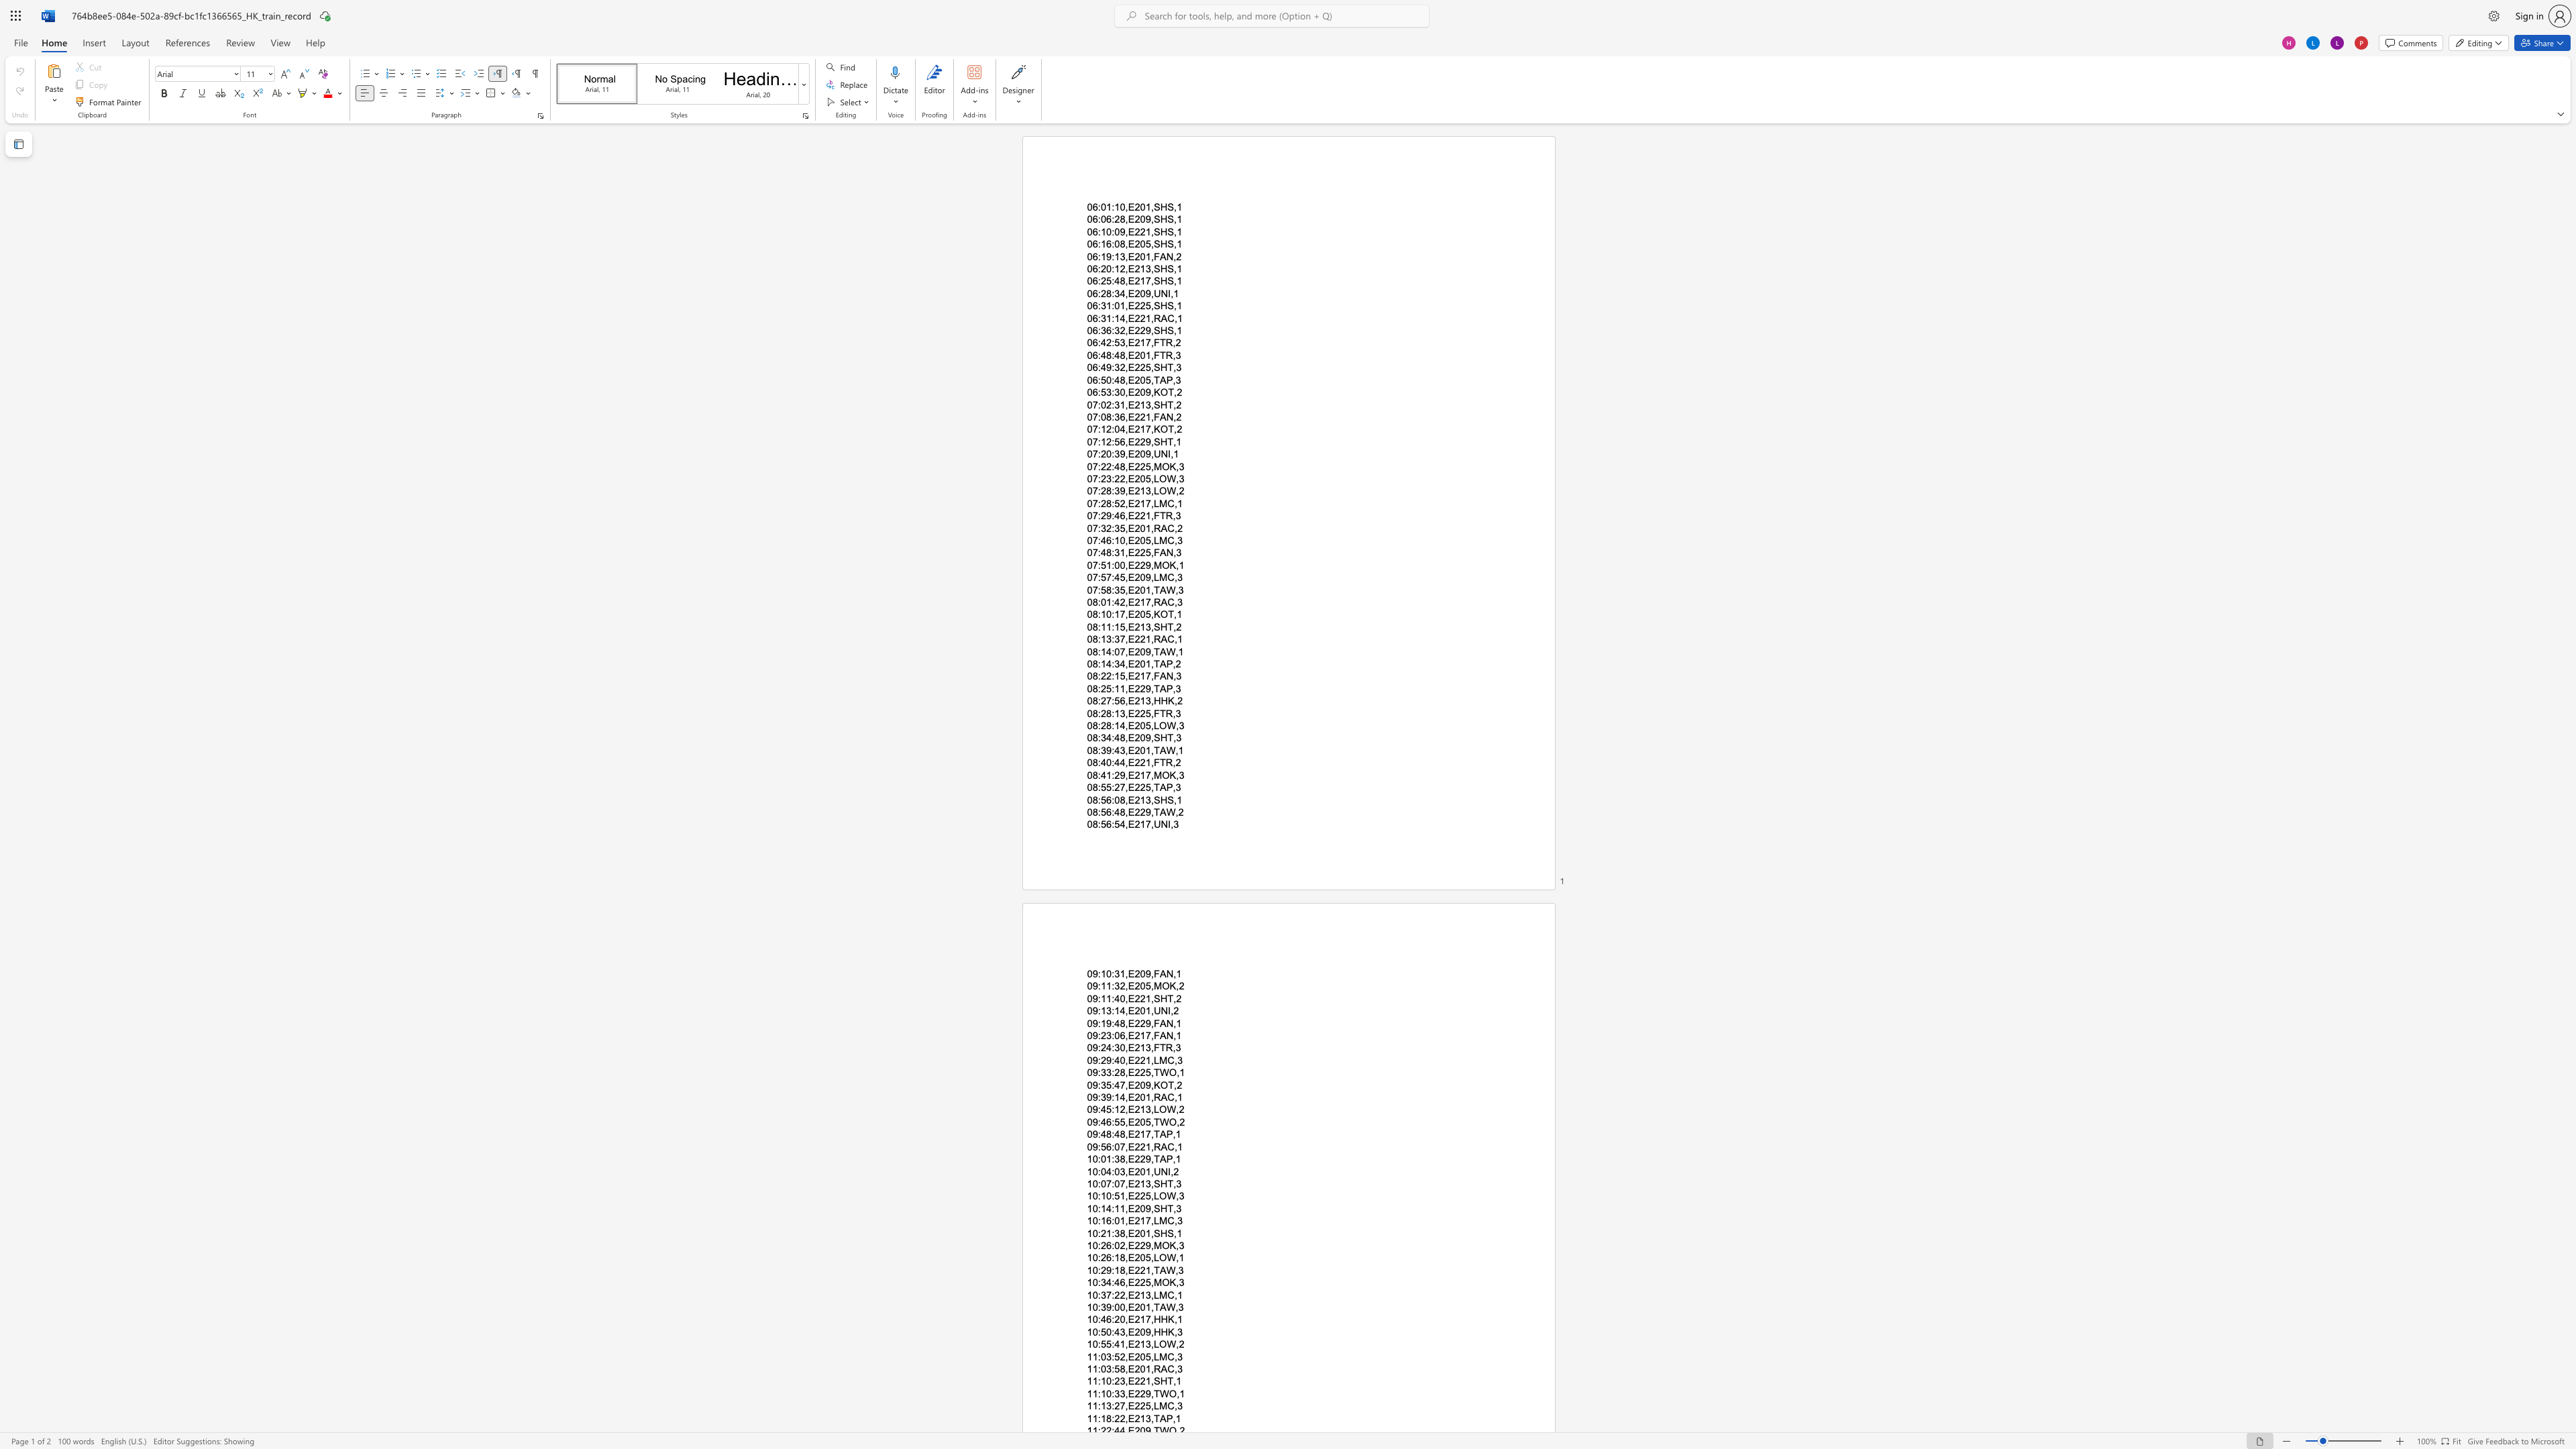  I want to click on the subset text "E205,LOW" within the text "10:26:18,E205,LOW,1", so click(1127, 1257).